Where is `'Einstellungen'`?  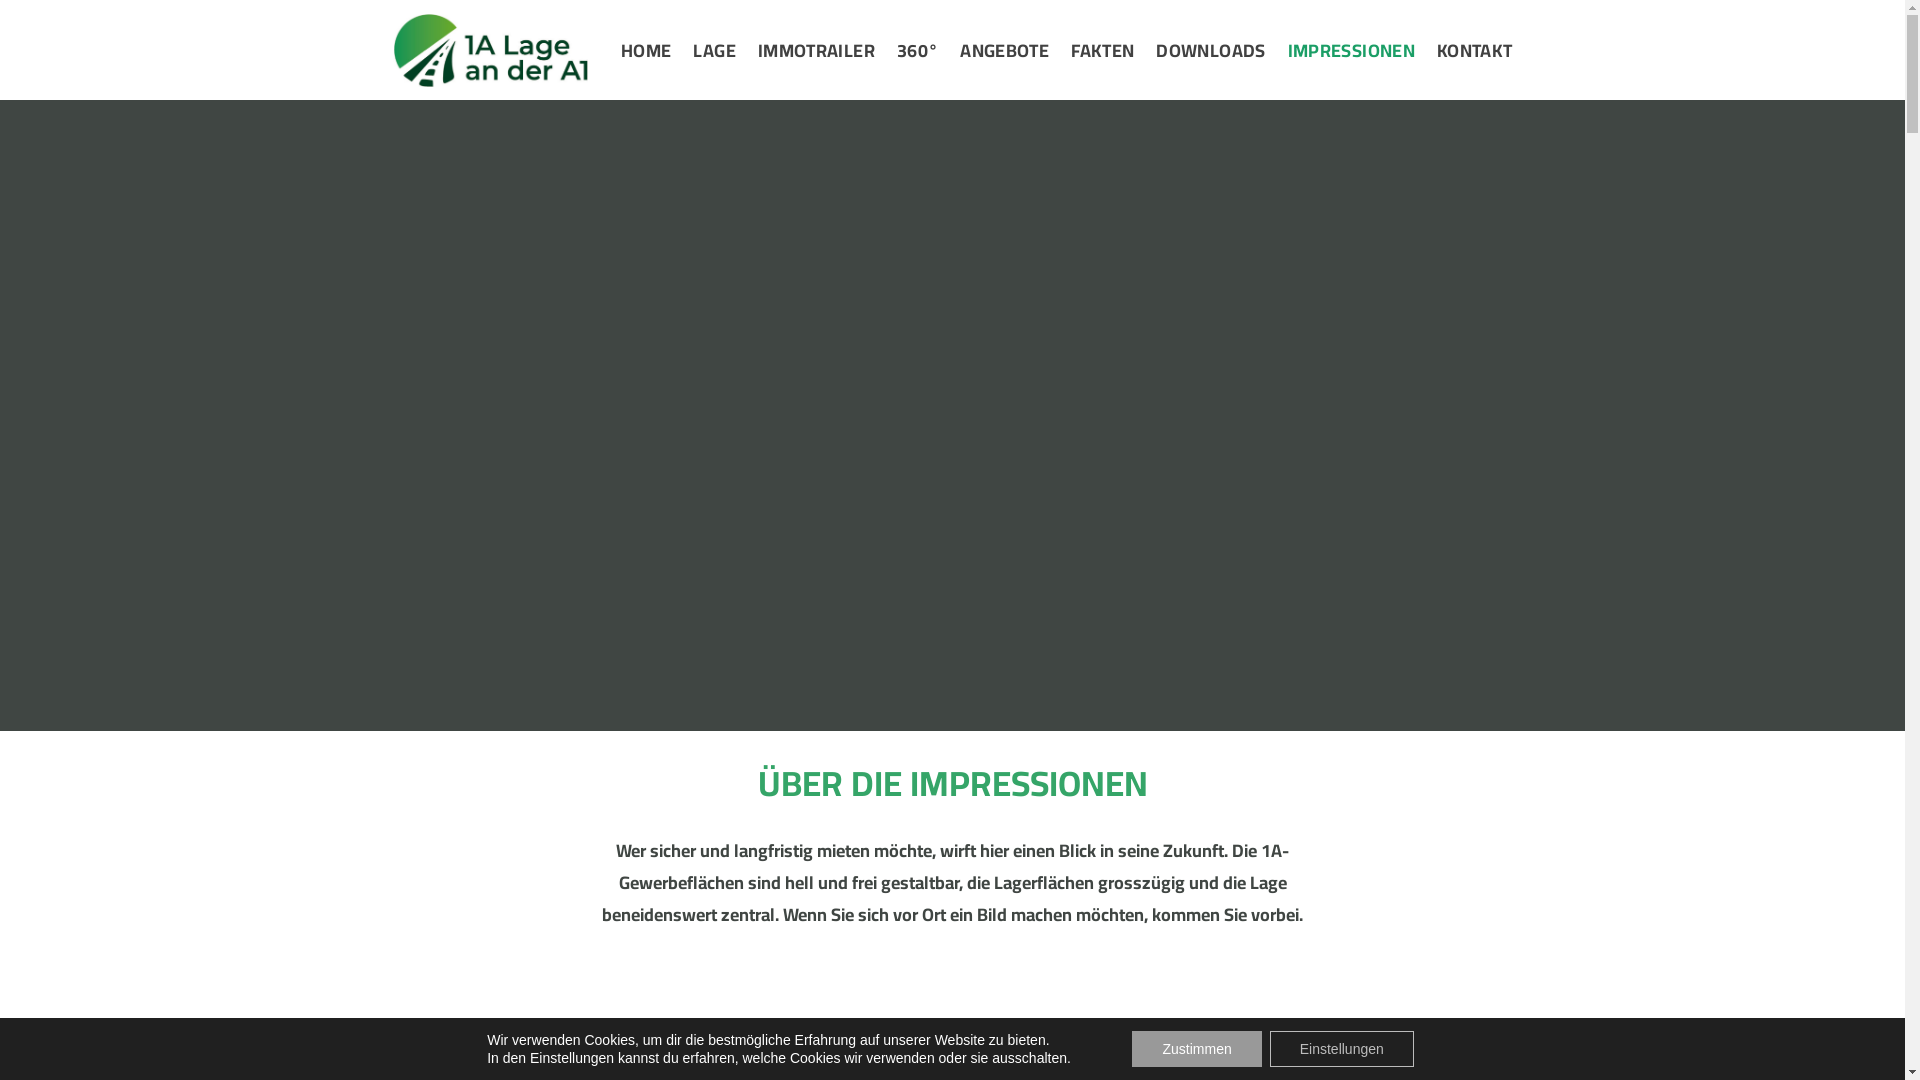 'Einstellungen' is located at coordinates (1342, 1048).